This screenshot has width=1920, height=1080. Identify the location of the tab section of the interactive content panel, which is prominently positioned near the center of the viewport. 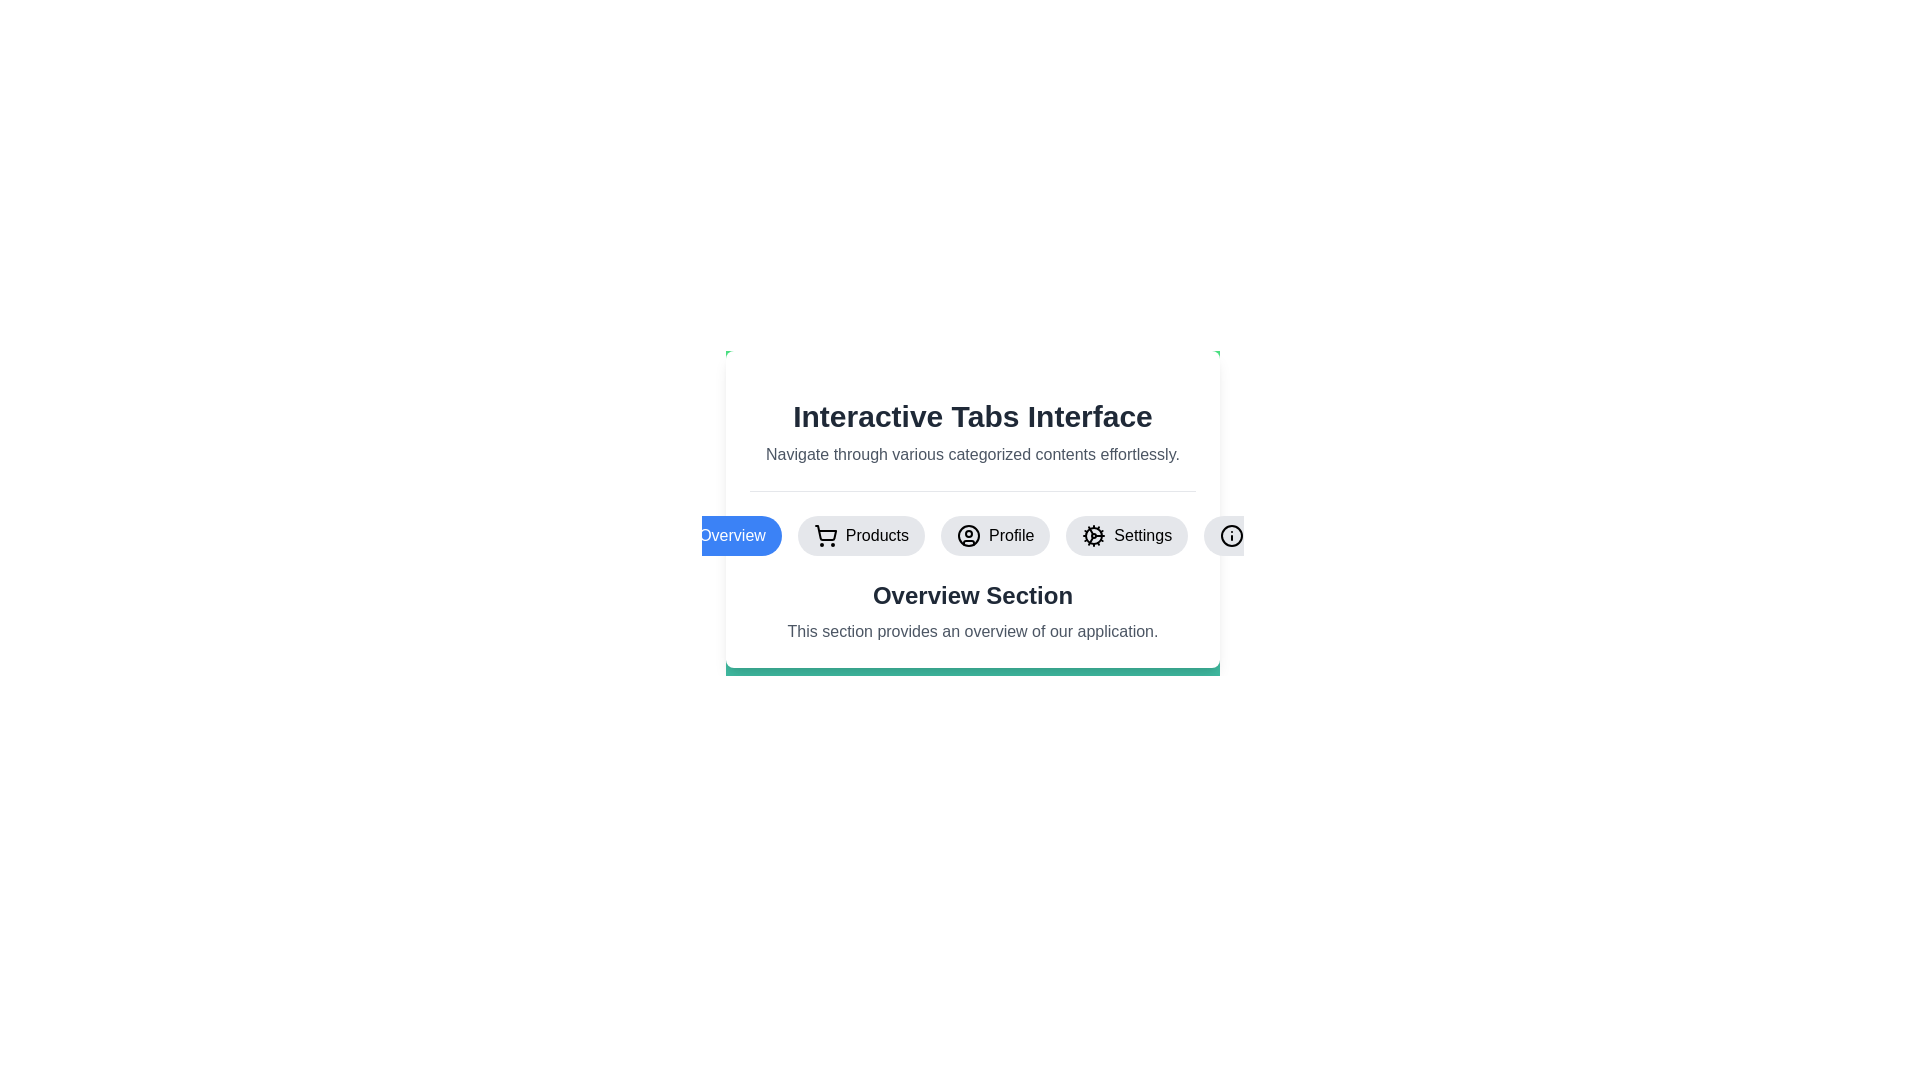
(973, 500).